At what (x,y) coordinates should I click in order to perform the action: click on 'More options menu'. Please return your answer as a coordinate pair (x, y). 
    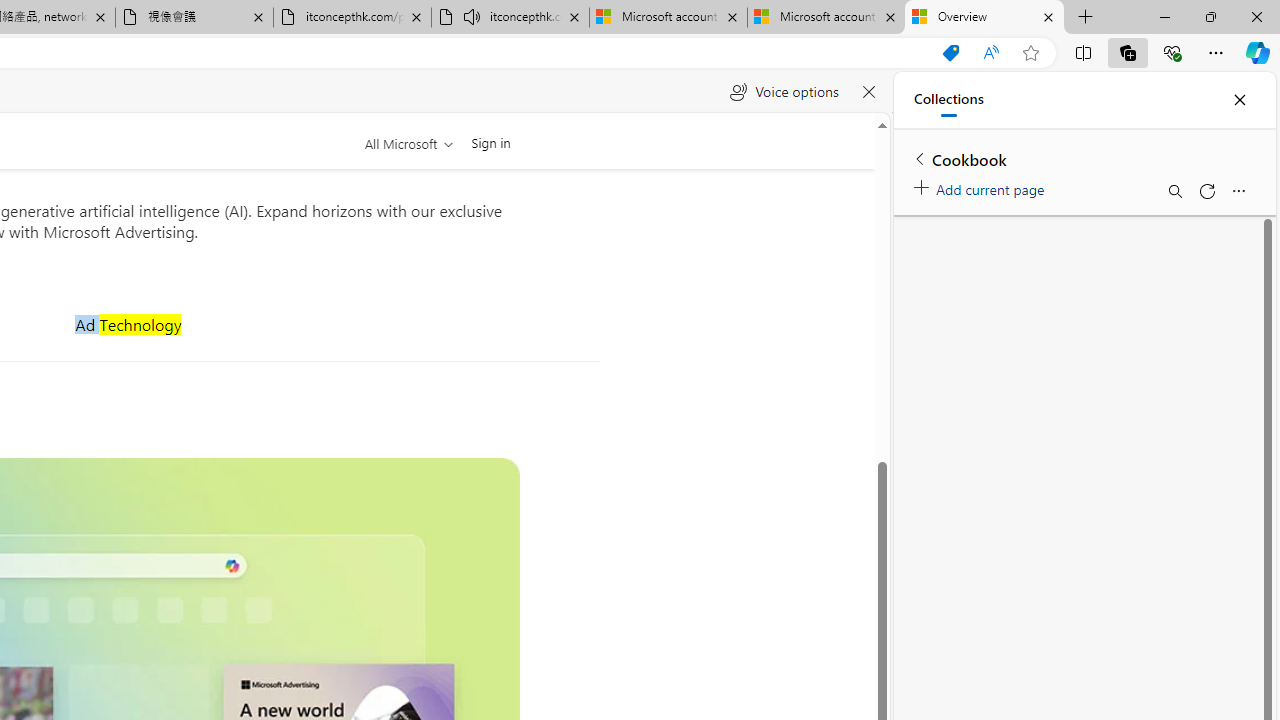
    Looking at the image, I should click on (1237, 191).